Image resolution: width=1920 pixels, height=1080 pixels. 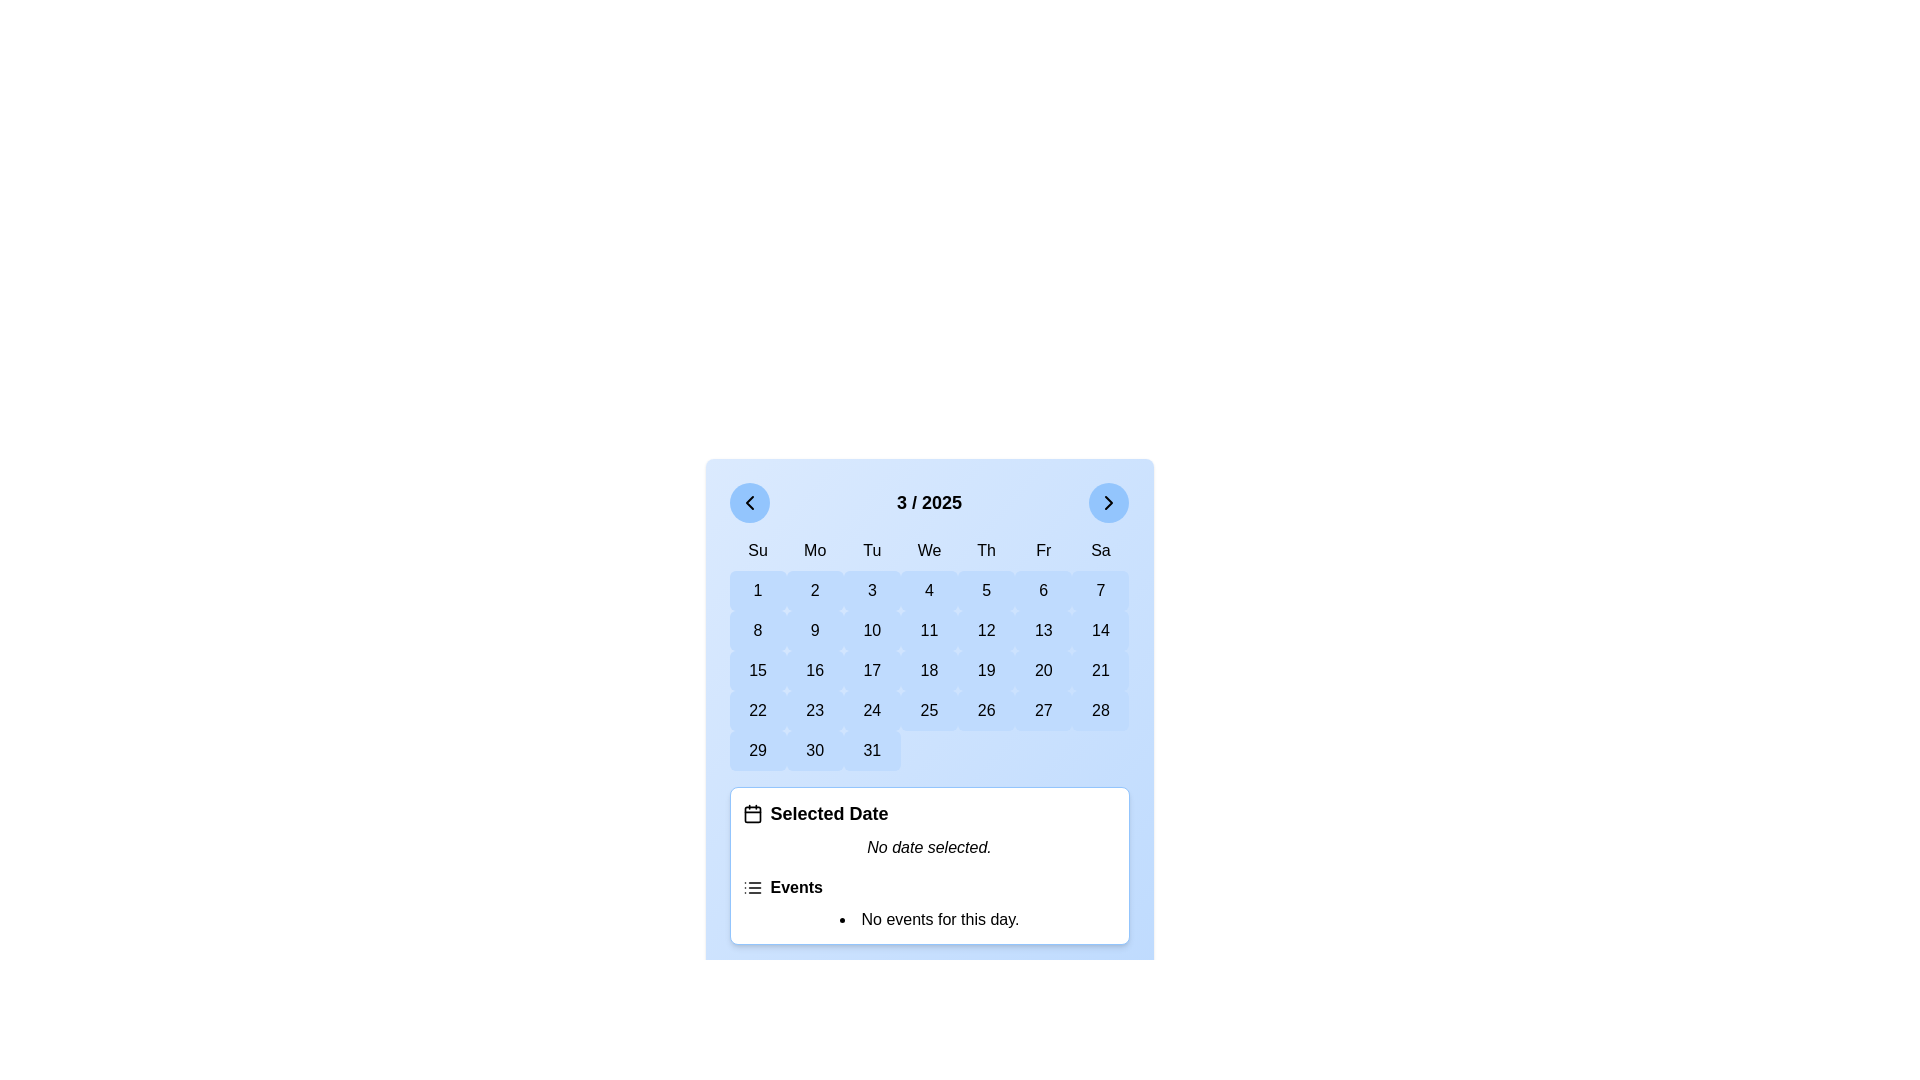 I want to click on the left-pointing chevron icon in the calendar header, so click(x=748, y=501).